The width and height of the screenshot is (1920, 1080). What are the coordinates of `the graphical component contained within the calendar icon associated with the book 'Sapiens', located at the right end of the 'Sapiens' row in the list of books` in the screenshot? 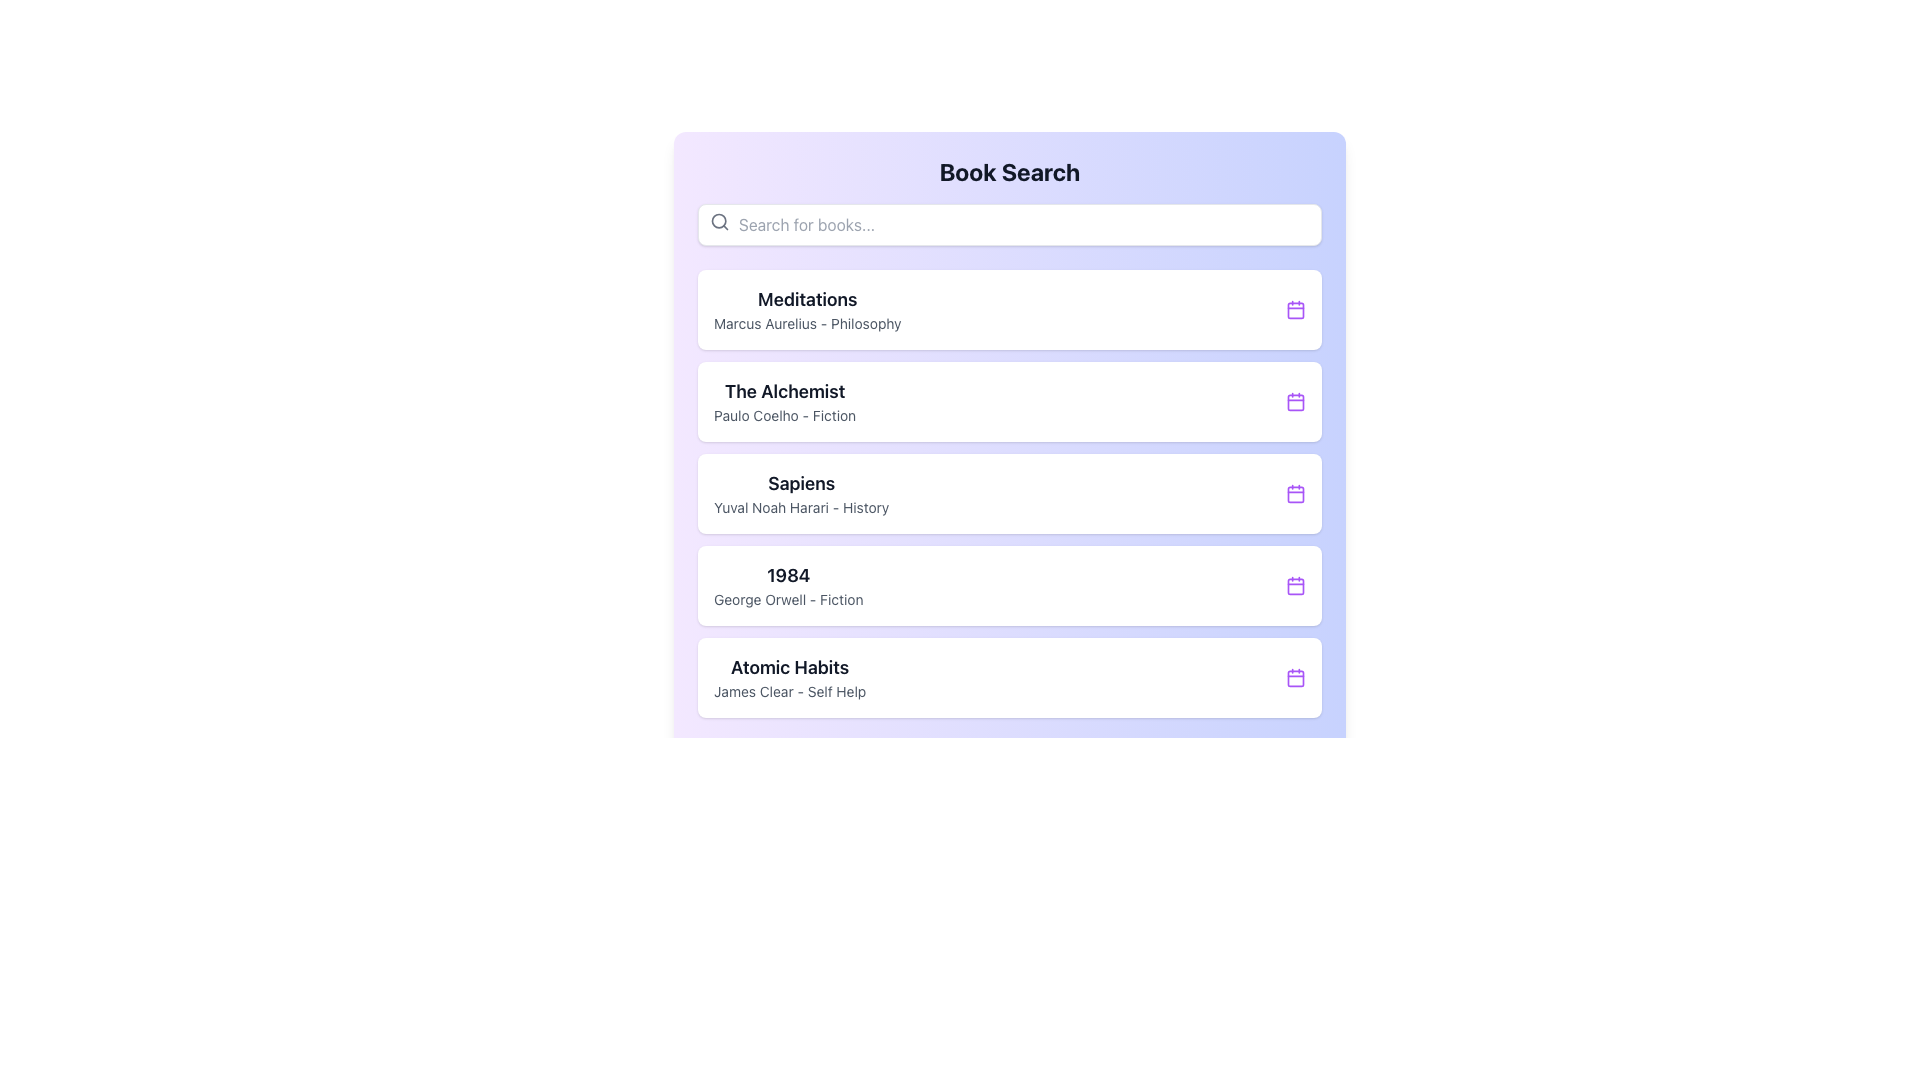 It's located at (1296, 493).